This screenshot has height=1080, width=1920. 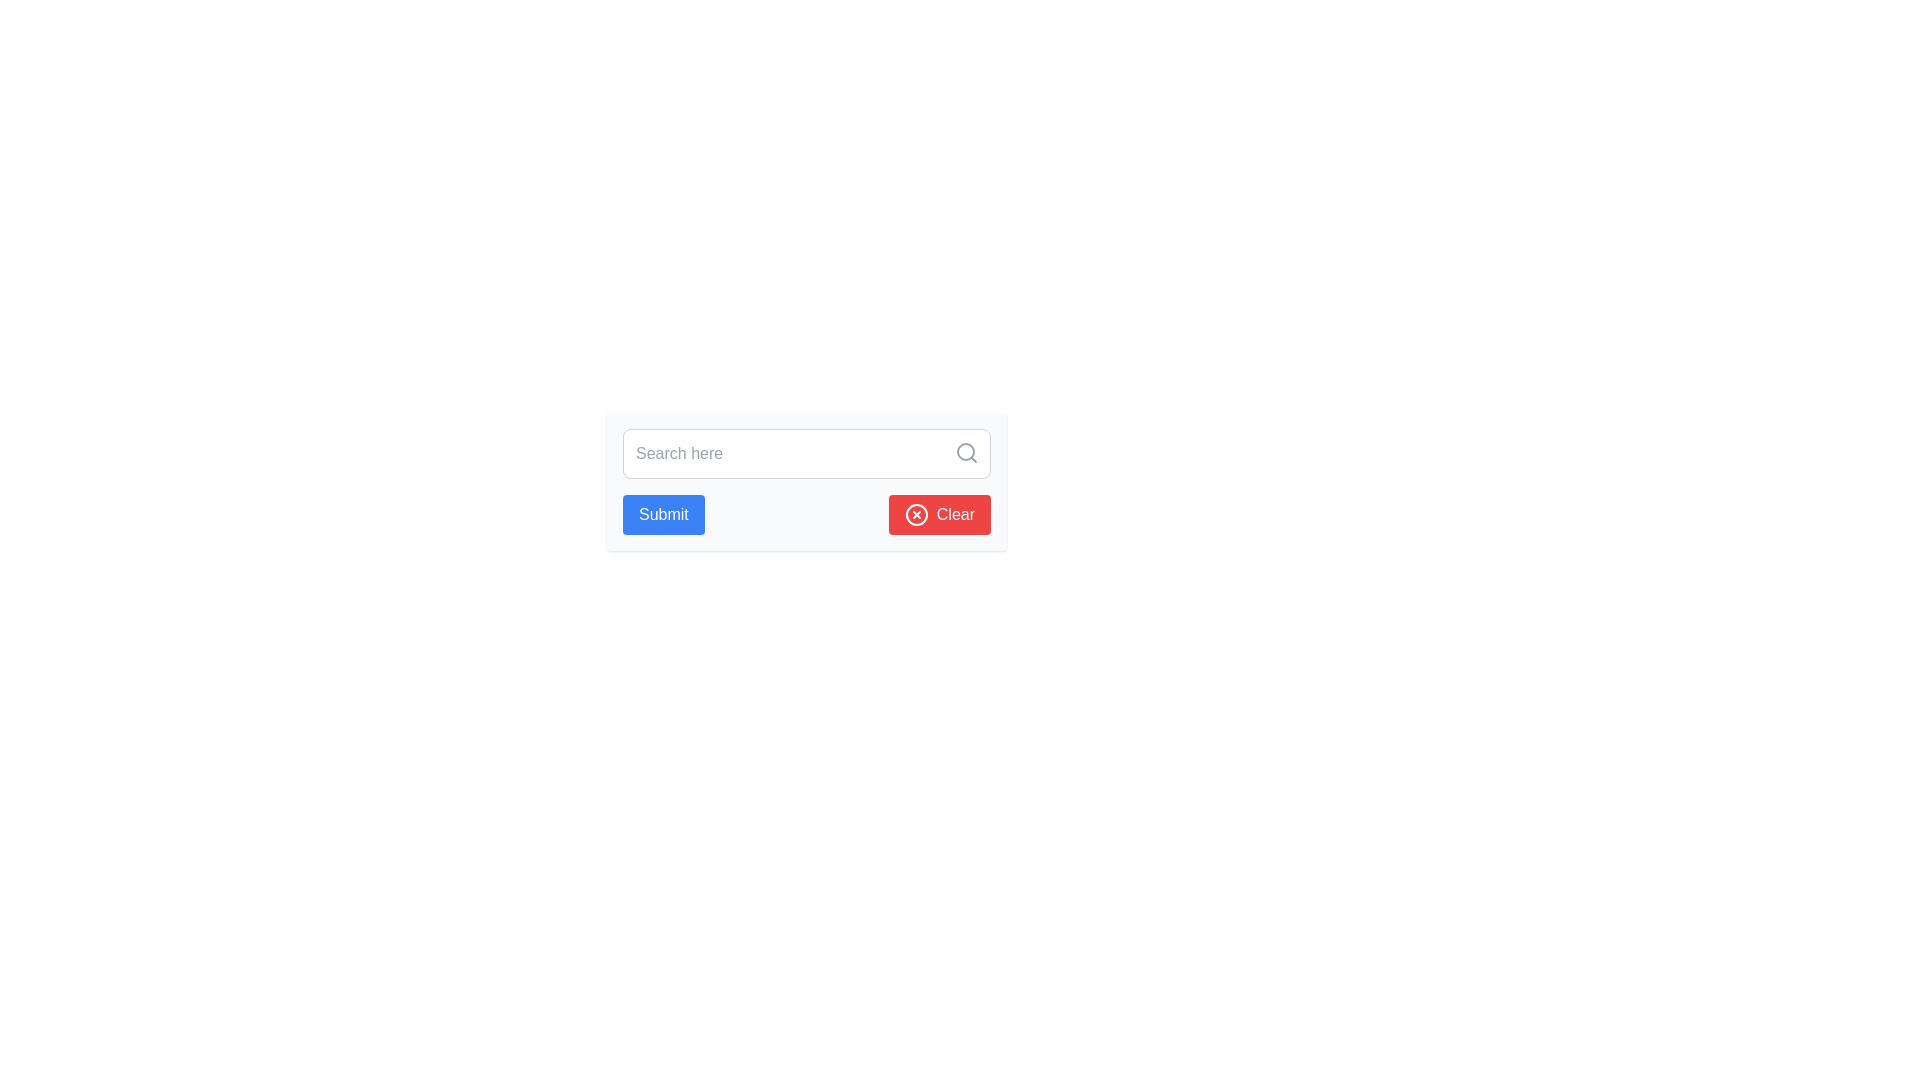 I want to click on the SVG circle element that is part of the search icon, located at the top-right corner of the input box, indicating search functionality, so click(x=965, y=451).